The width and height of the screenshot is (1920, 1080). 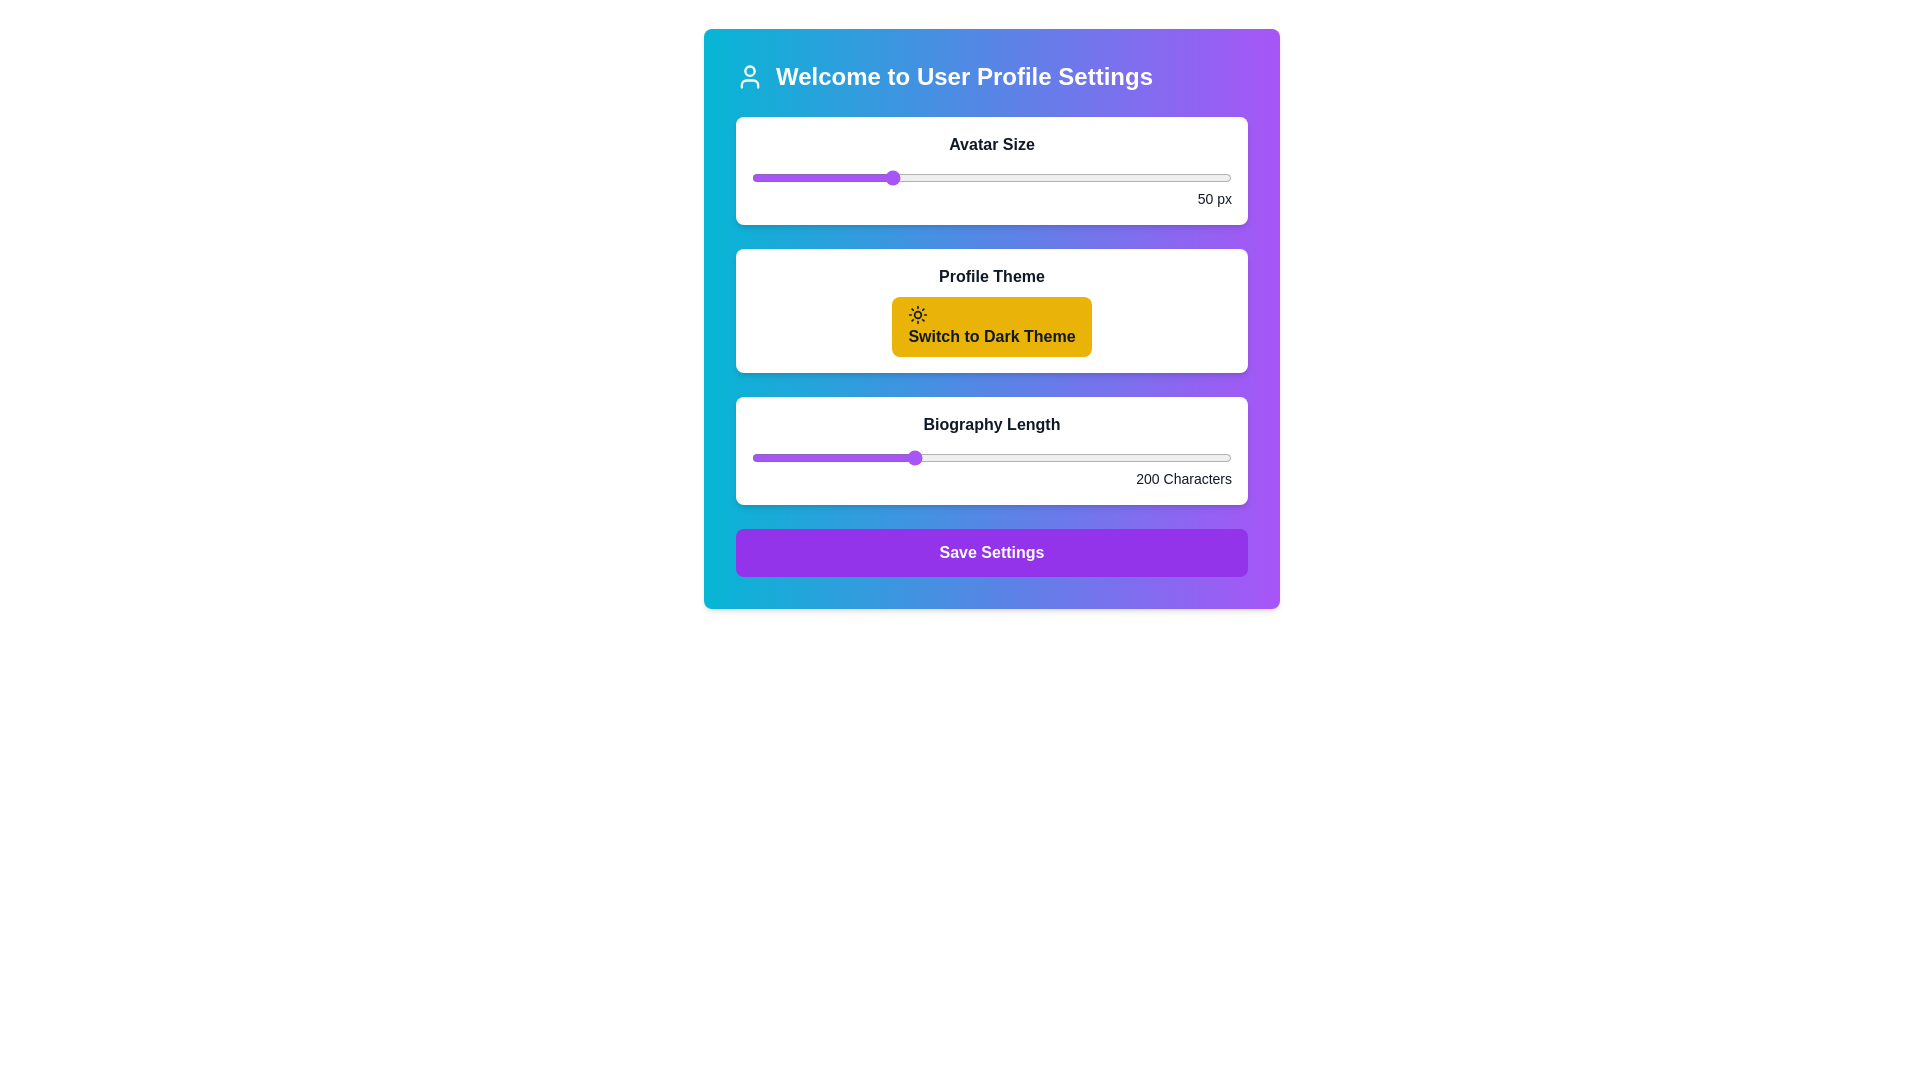 What do you see at coordinates (1122, 176) in the screenshot?
I see `avatar size` at bounding box center [1122, 176].